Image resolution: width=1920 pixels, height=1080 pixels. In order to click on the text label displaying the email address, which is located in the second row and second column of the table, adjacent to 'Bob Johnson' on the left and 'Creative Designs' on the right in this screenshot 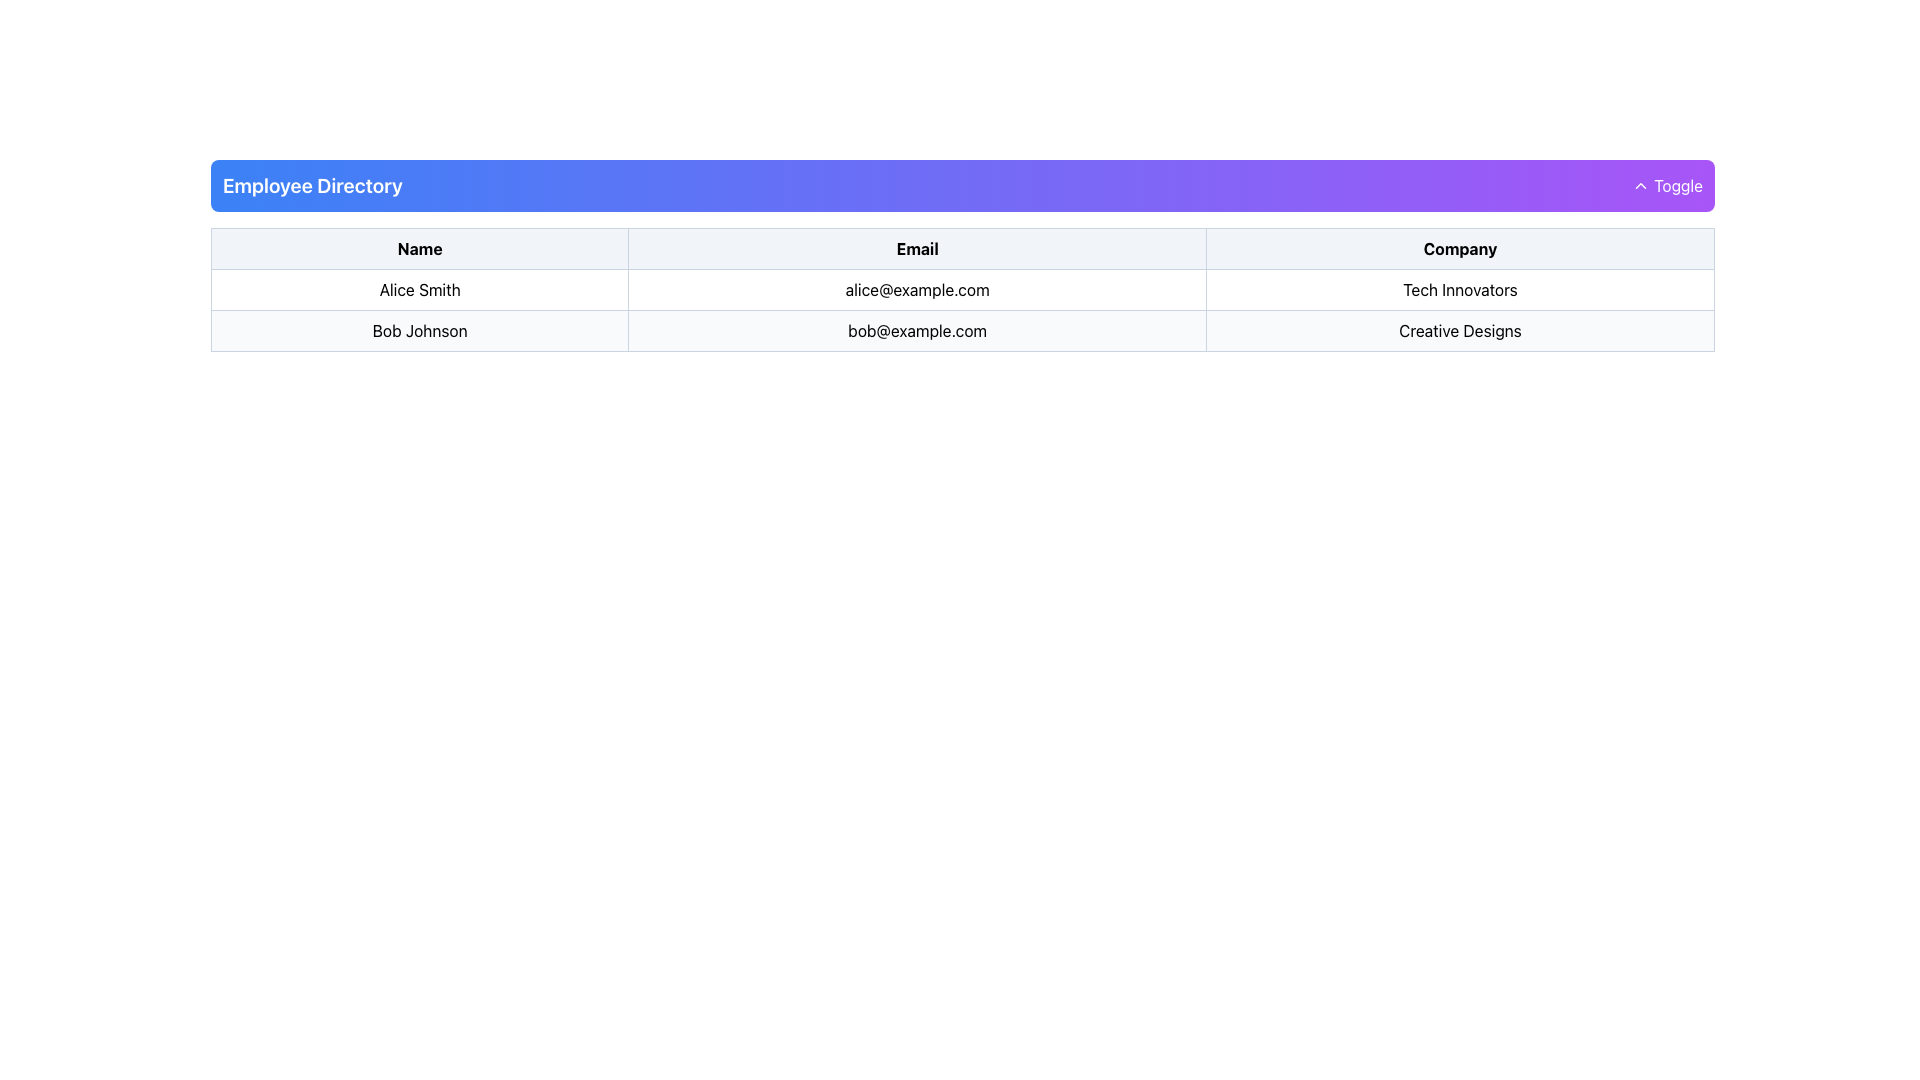, I will do `click(916, 330)`.